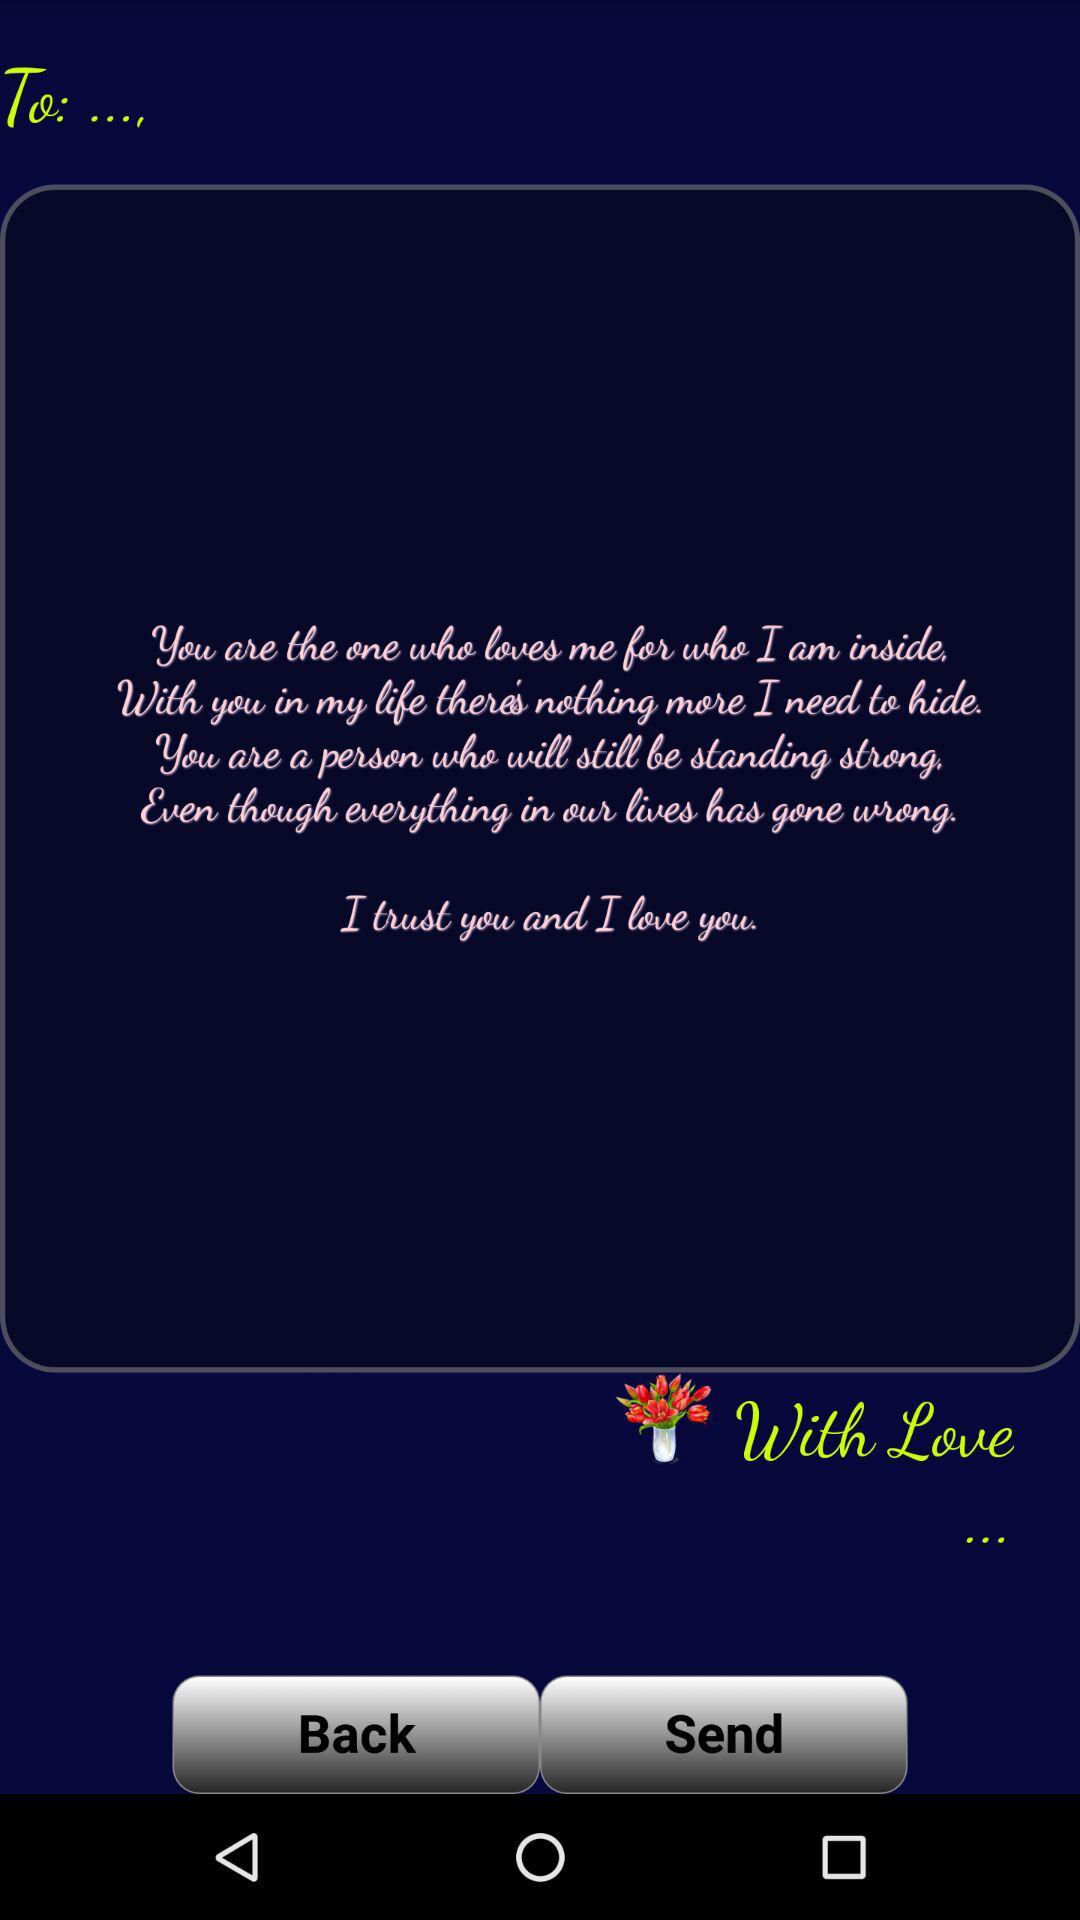  I want to click on you are the icon, so click(540, 777).